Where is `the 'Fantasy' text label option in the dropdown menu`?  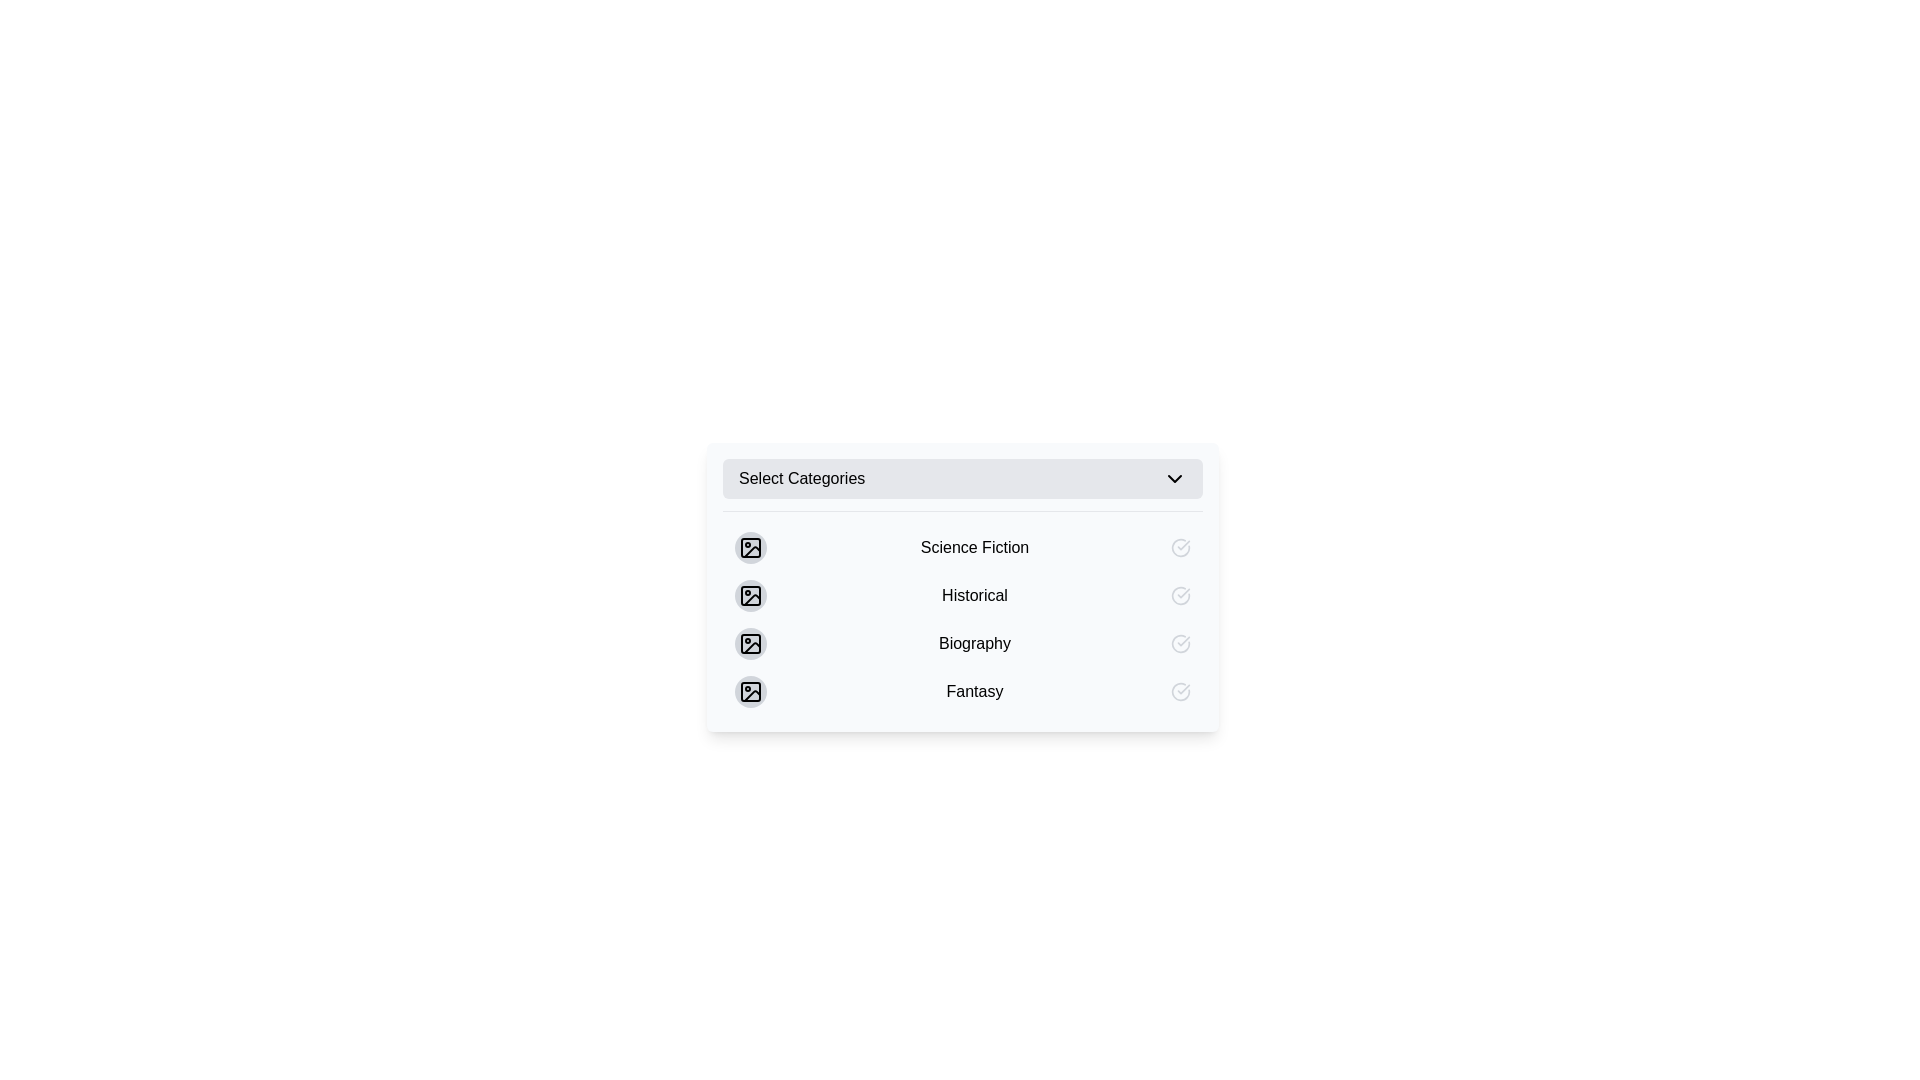
the 'Fantasy' text label option in the dropdown menu is located at coordinates (974, 690).